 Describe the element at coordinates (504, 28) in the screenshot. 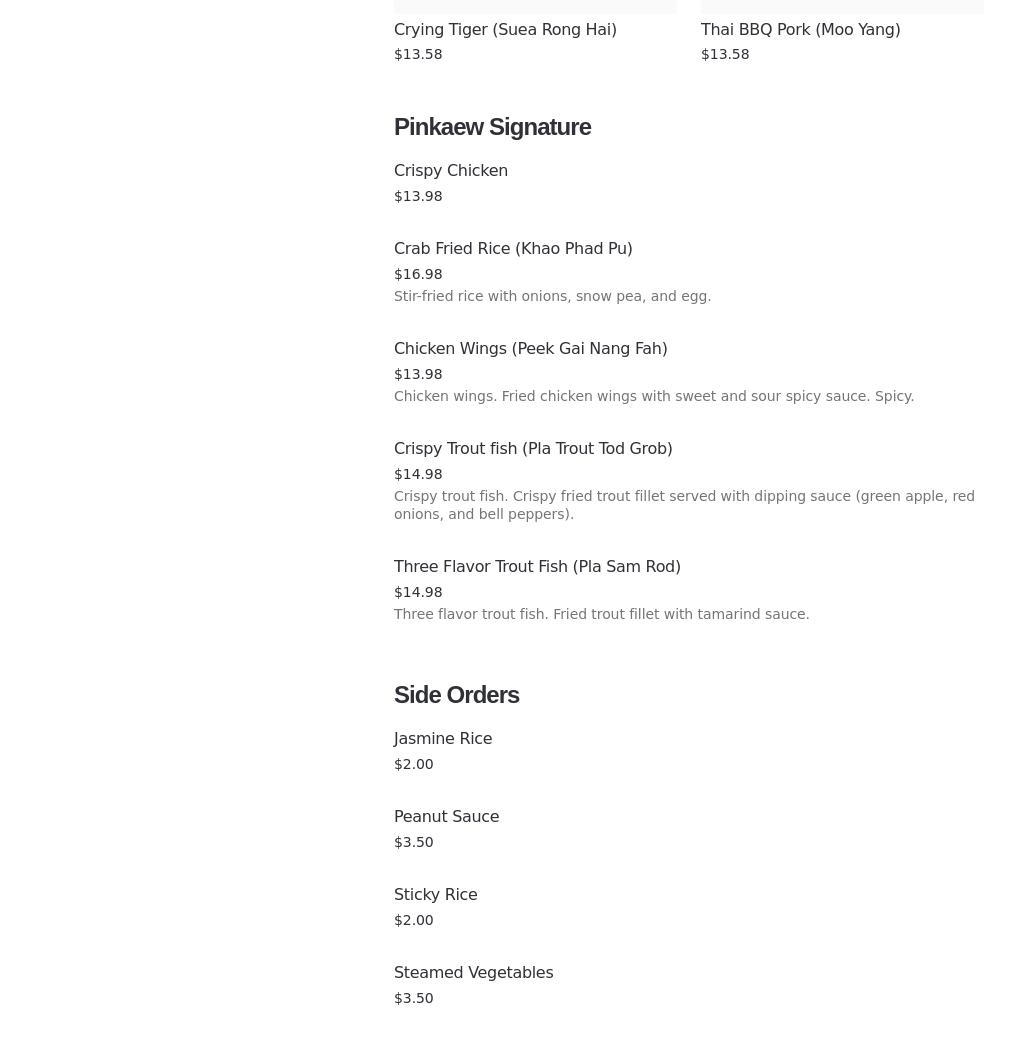

I see `'Crying Tiger (Suea Rong Hai)'` at that location.